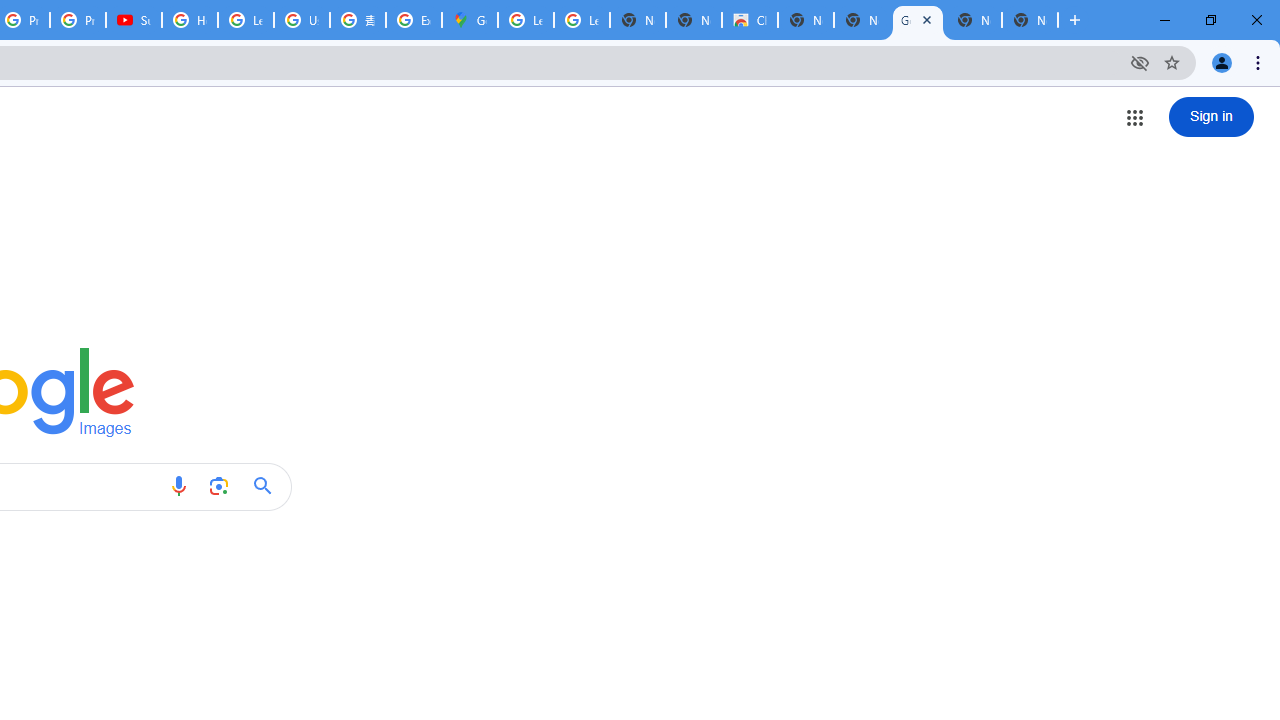  Describe the element at coordinates (133, 20) in the screenshot. I see `'Subscriptions - YouTube'` at that location.